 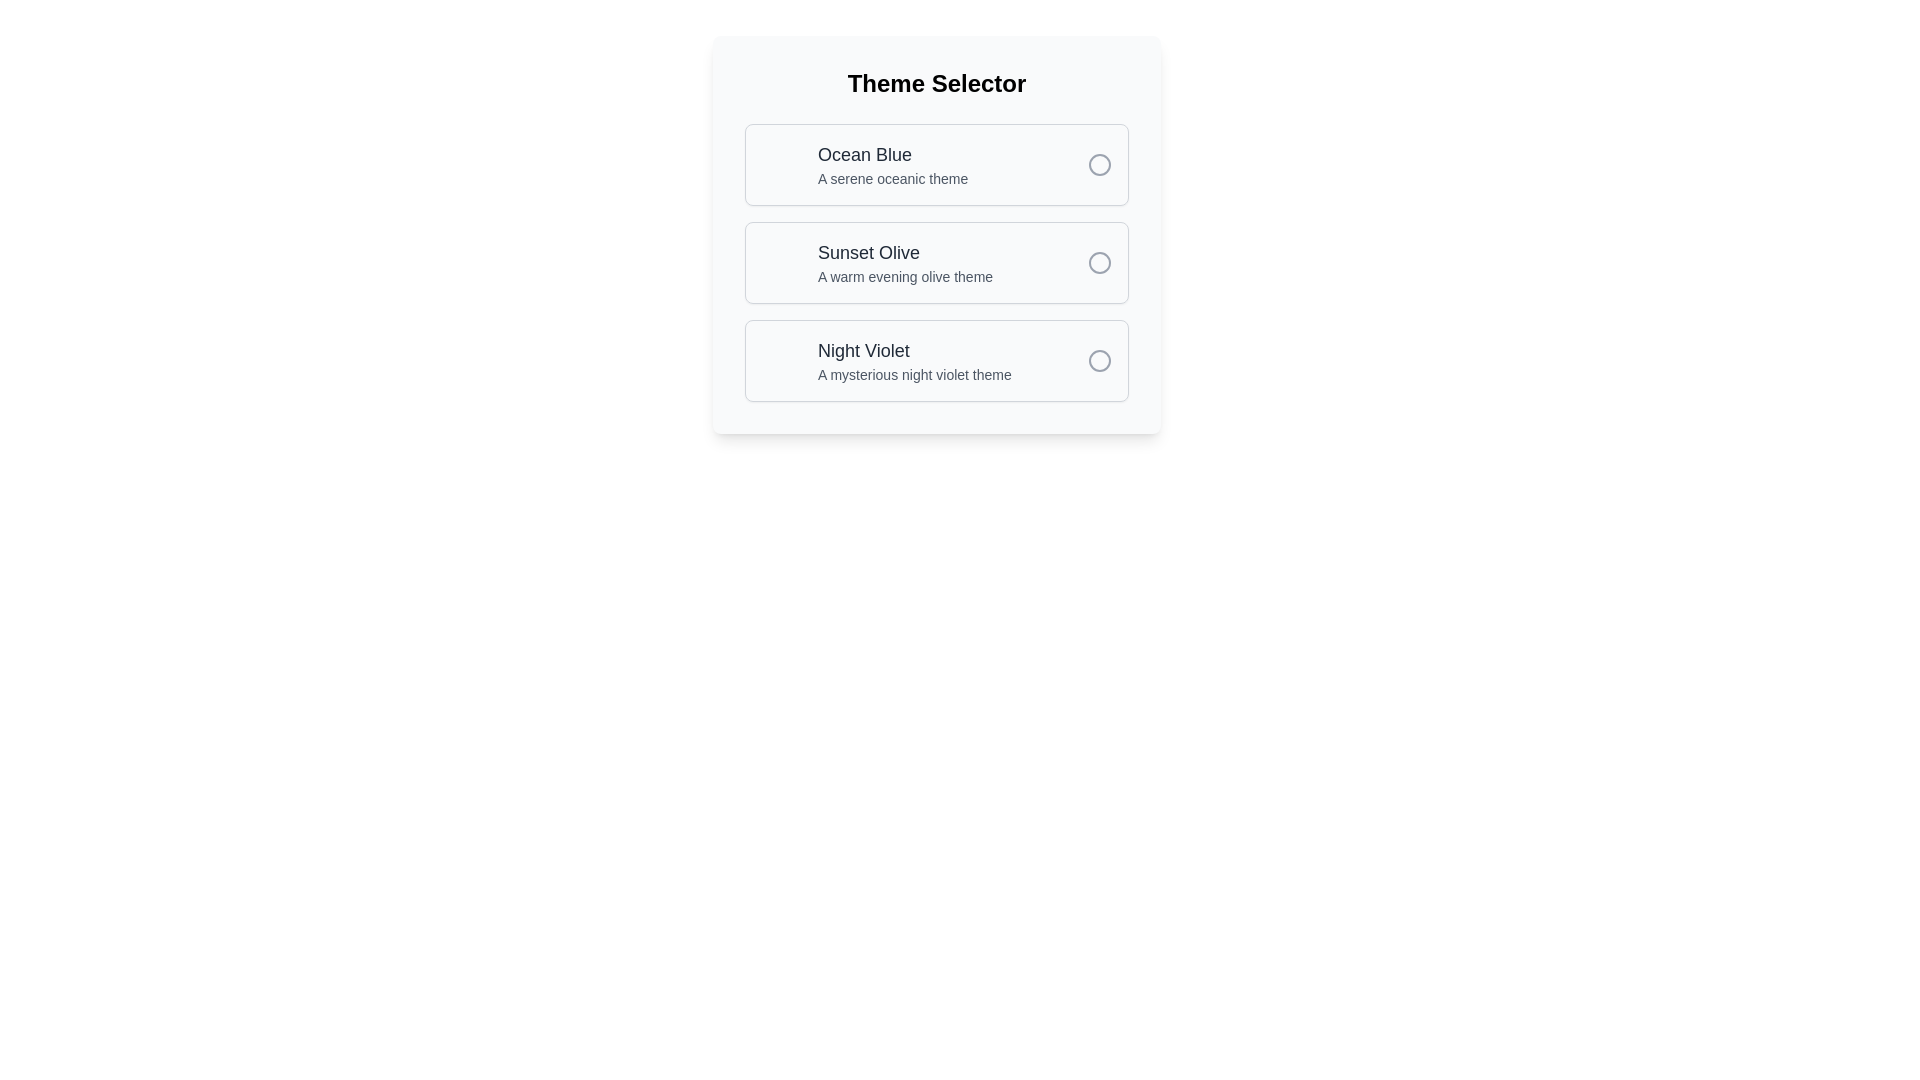 I want to click on the inactive radio button in the top-right corner of the 'Ocean Blue' theme card, so click(x=1098, y=164).